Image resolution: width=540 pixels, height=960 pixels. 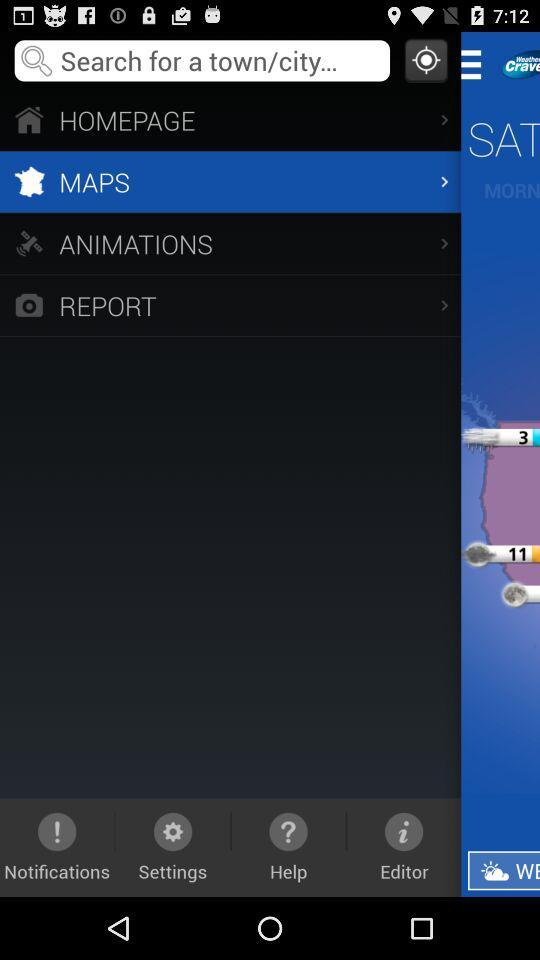 What do you see at coordinates (173, 846) in the screenshot?
I see `the settings icon` at bounding box center [173, 846].